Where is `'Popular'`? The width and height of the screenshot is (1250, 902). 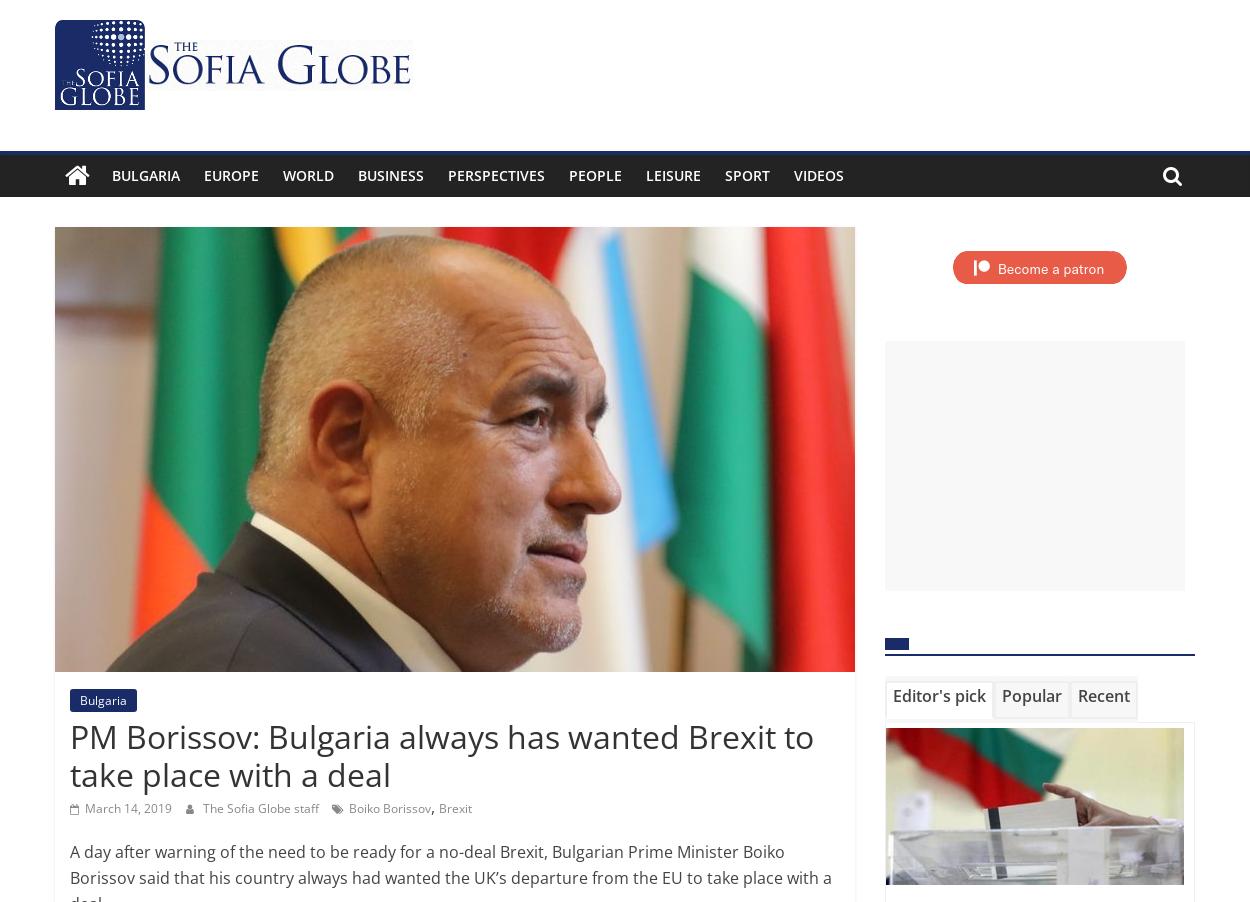 'Popular' is located at coordinates (1002, 695).